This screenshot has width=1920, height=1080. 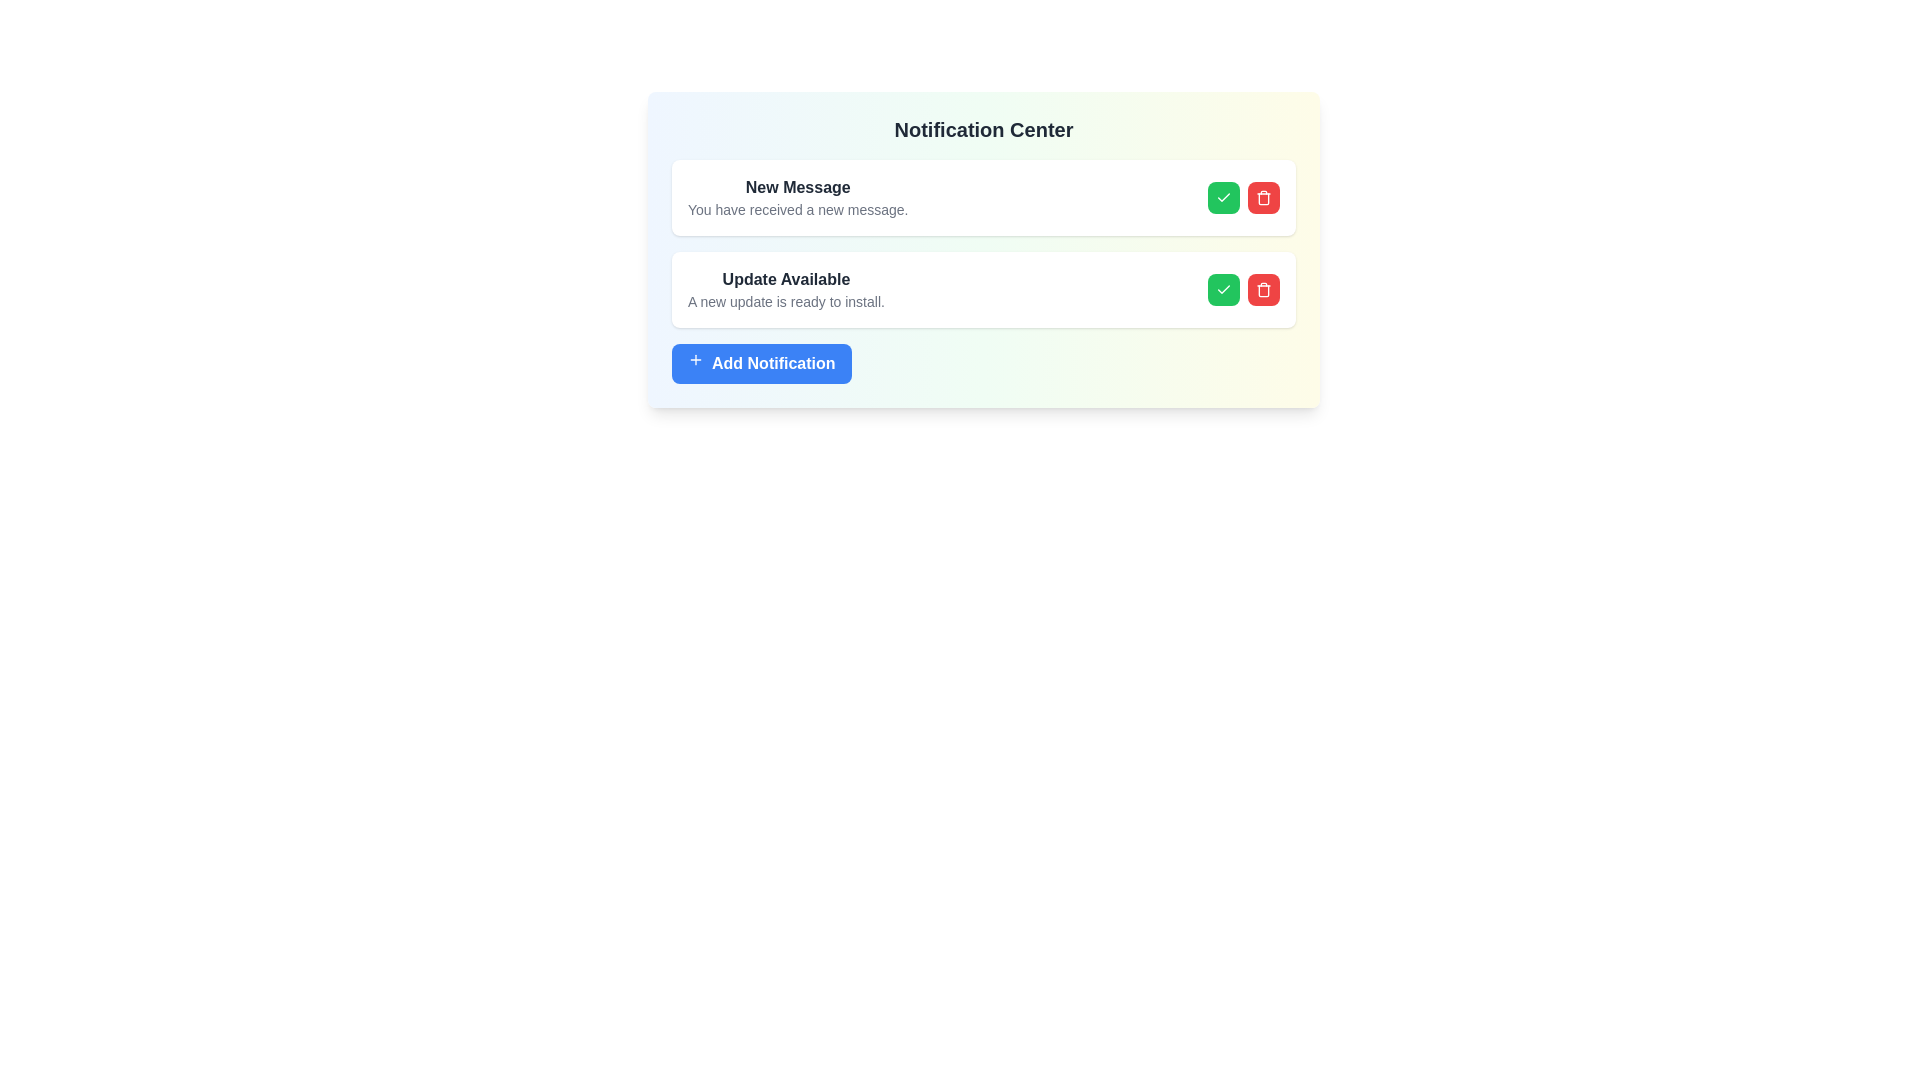 What do you see at coordinates (797, 188) in the screenshot?
I see `the bolded, dark-gray text label displaying 'New Message', which is located in the notification center above the lighter text 'You have received a new message.'` at bounding box center [797, 188].